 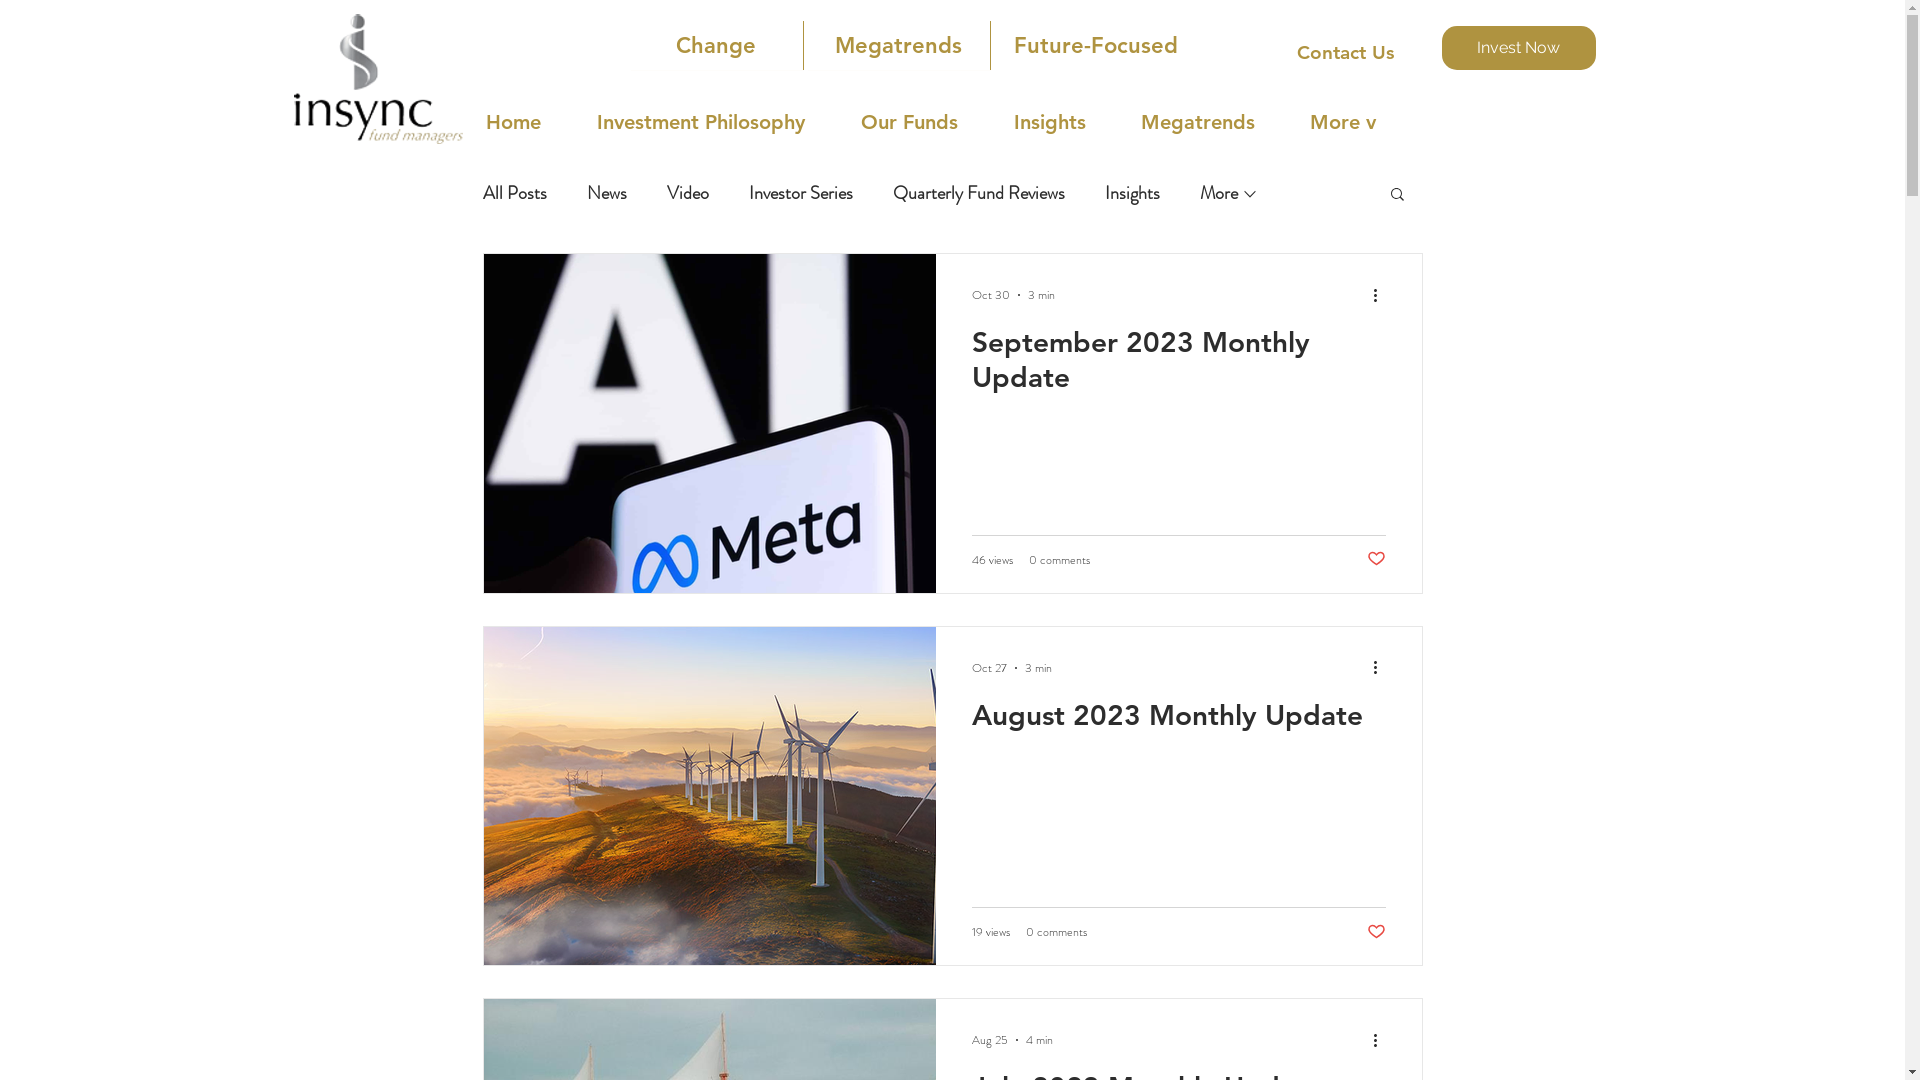 What do you see at coordinates (716, 45) in the screenshot?
I see `'Change'` at bounding box center [716, 45].